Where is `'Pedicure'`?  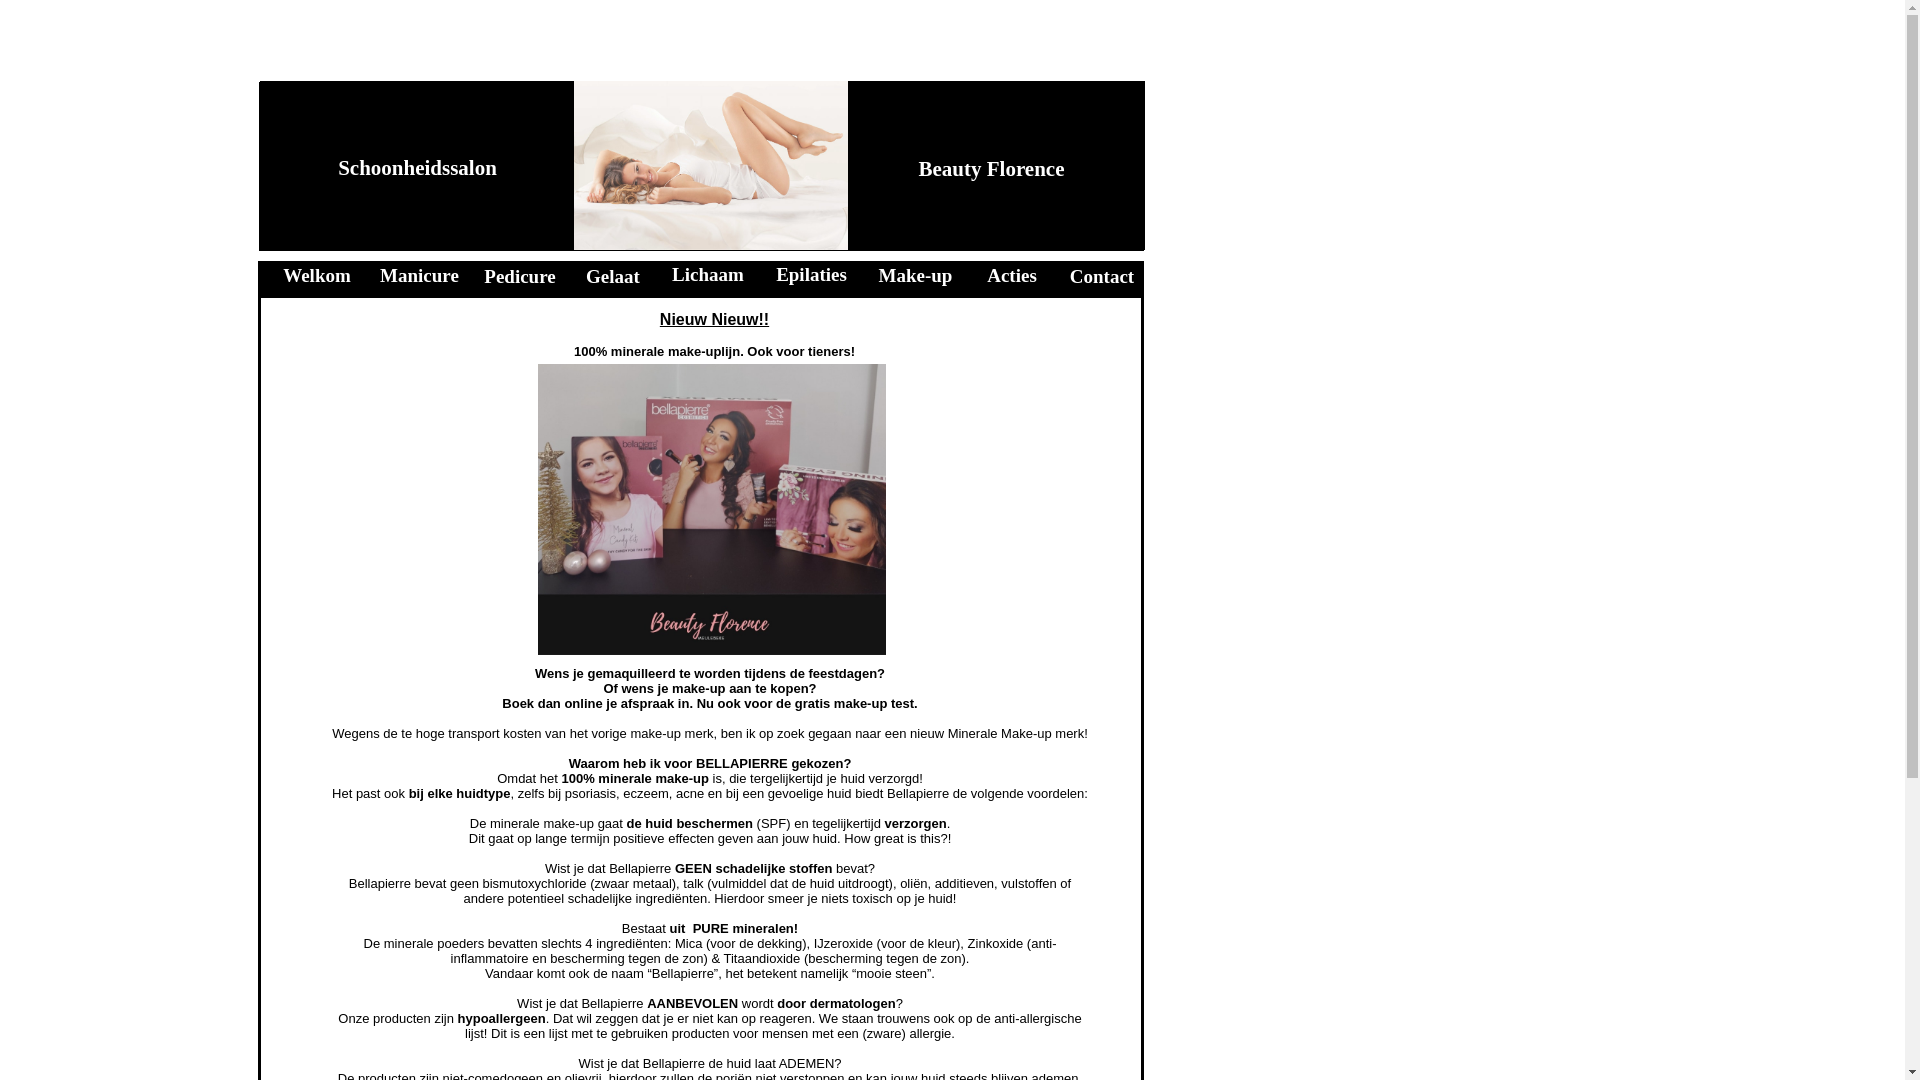
'Pedicure' is located at coordinates (484, 276).